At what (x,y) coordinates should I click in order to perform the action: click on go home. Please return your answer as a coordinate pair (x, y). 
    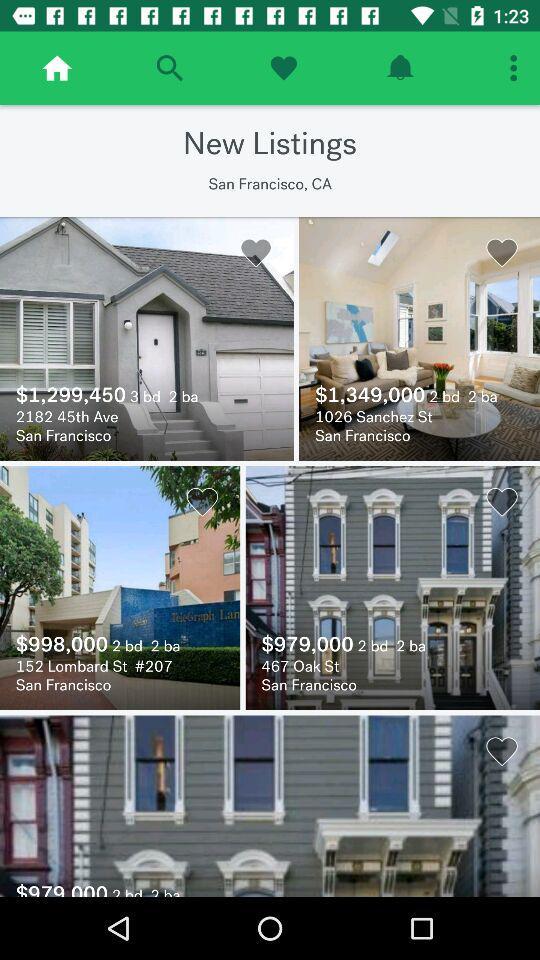
    Looking at the image, I should click on (57, 68).